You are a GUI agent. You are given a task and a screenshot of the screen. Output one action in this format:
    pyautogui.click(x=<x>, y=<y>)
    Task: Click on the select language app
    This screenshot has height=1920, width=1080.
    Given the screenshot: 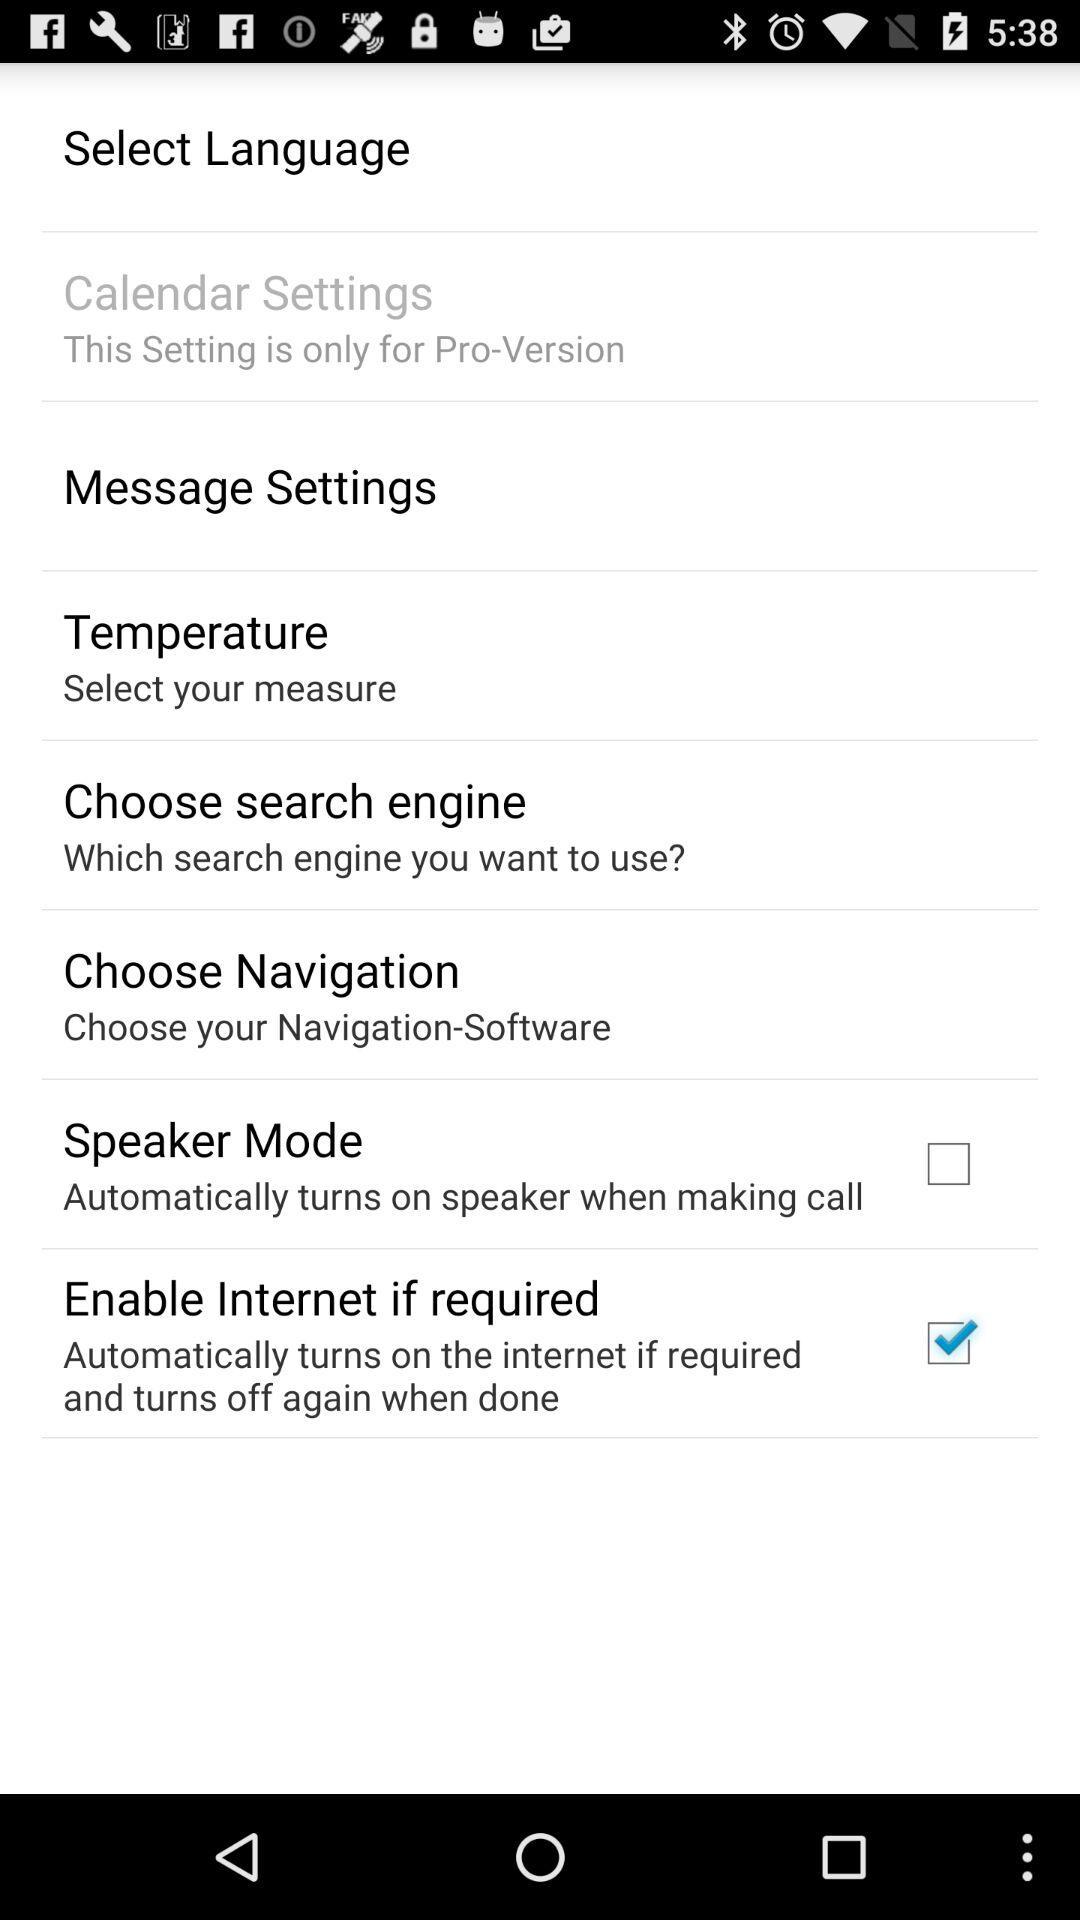 What is the action you would take?
    pyautogui.click(x=235, y=145)
    